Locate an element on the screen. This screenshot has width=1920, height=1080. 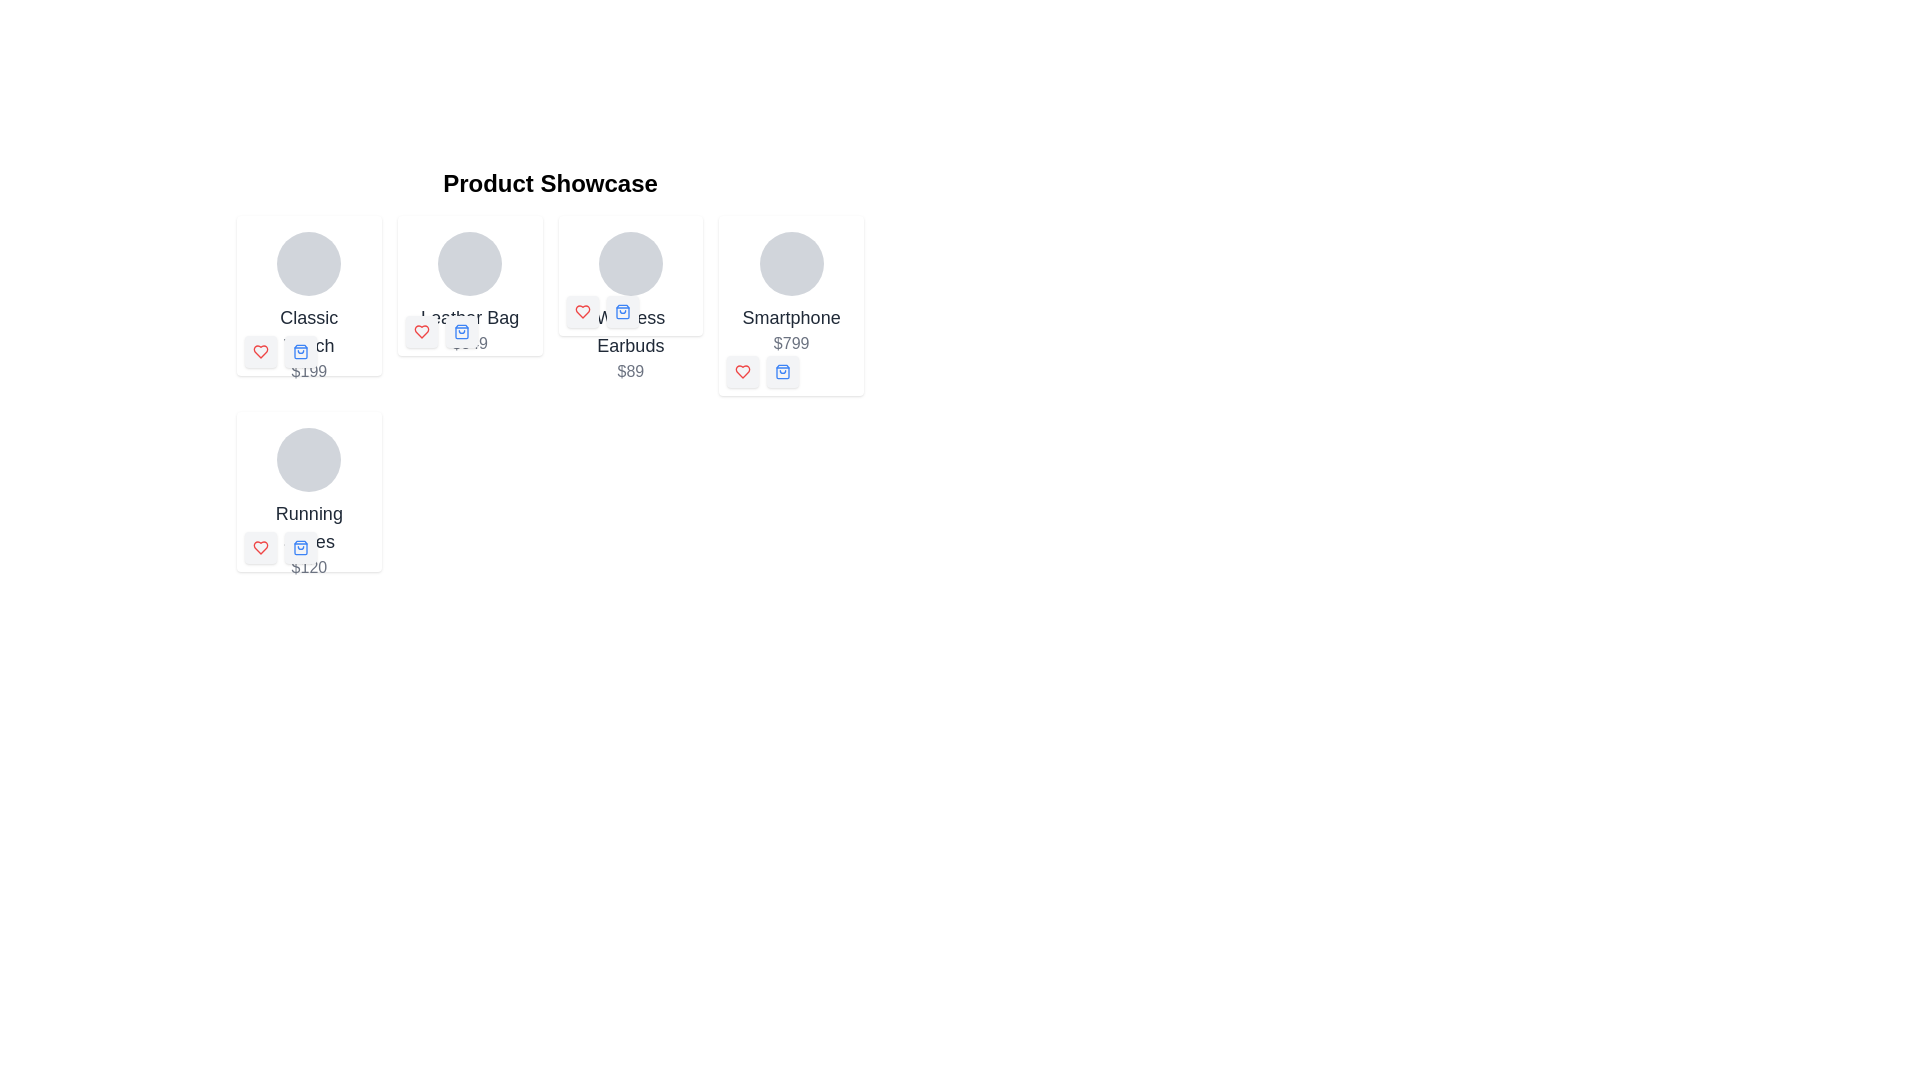
the image on the Information display card for the product 'Smartphone' priced at '$799' is located at coordinates (790, 293).